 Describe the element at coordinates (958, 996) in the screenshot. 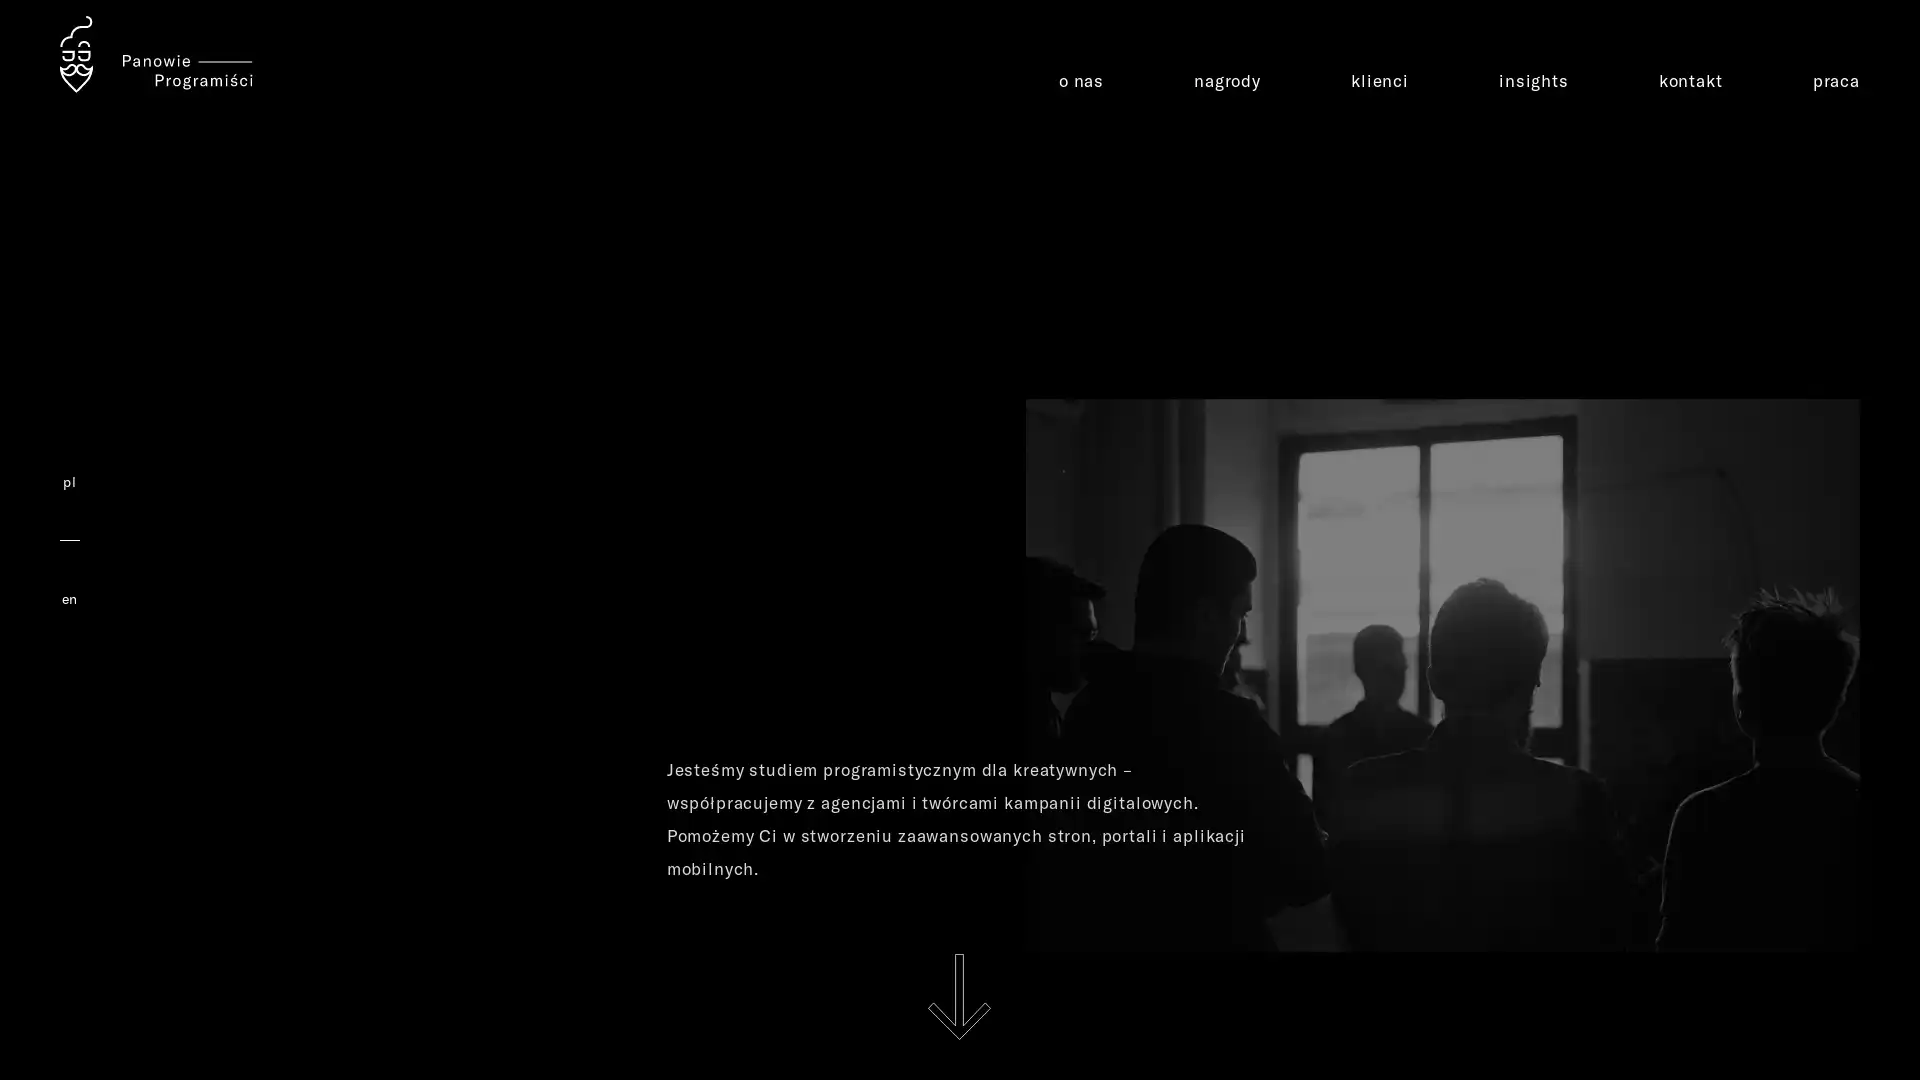

I see `Przeskroluj` at that location.